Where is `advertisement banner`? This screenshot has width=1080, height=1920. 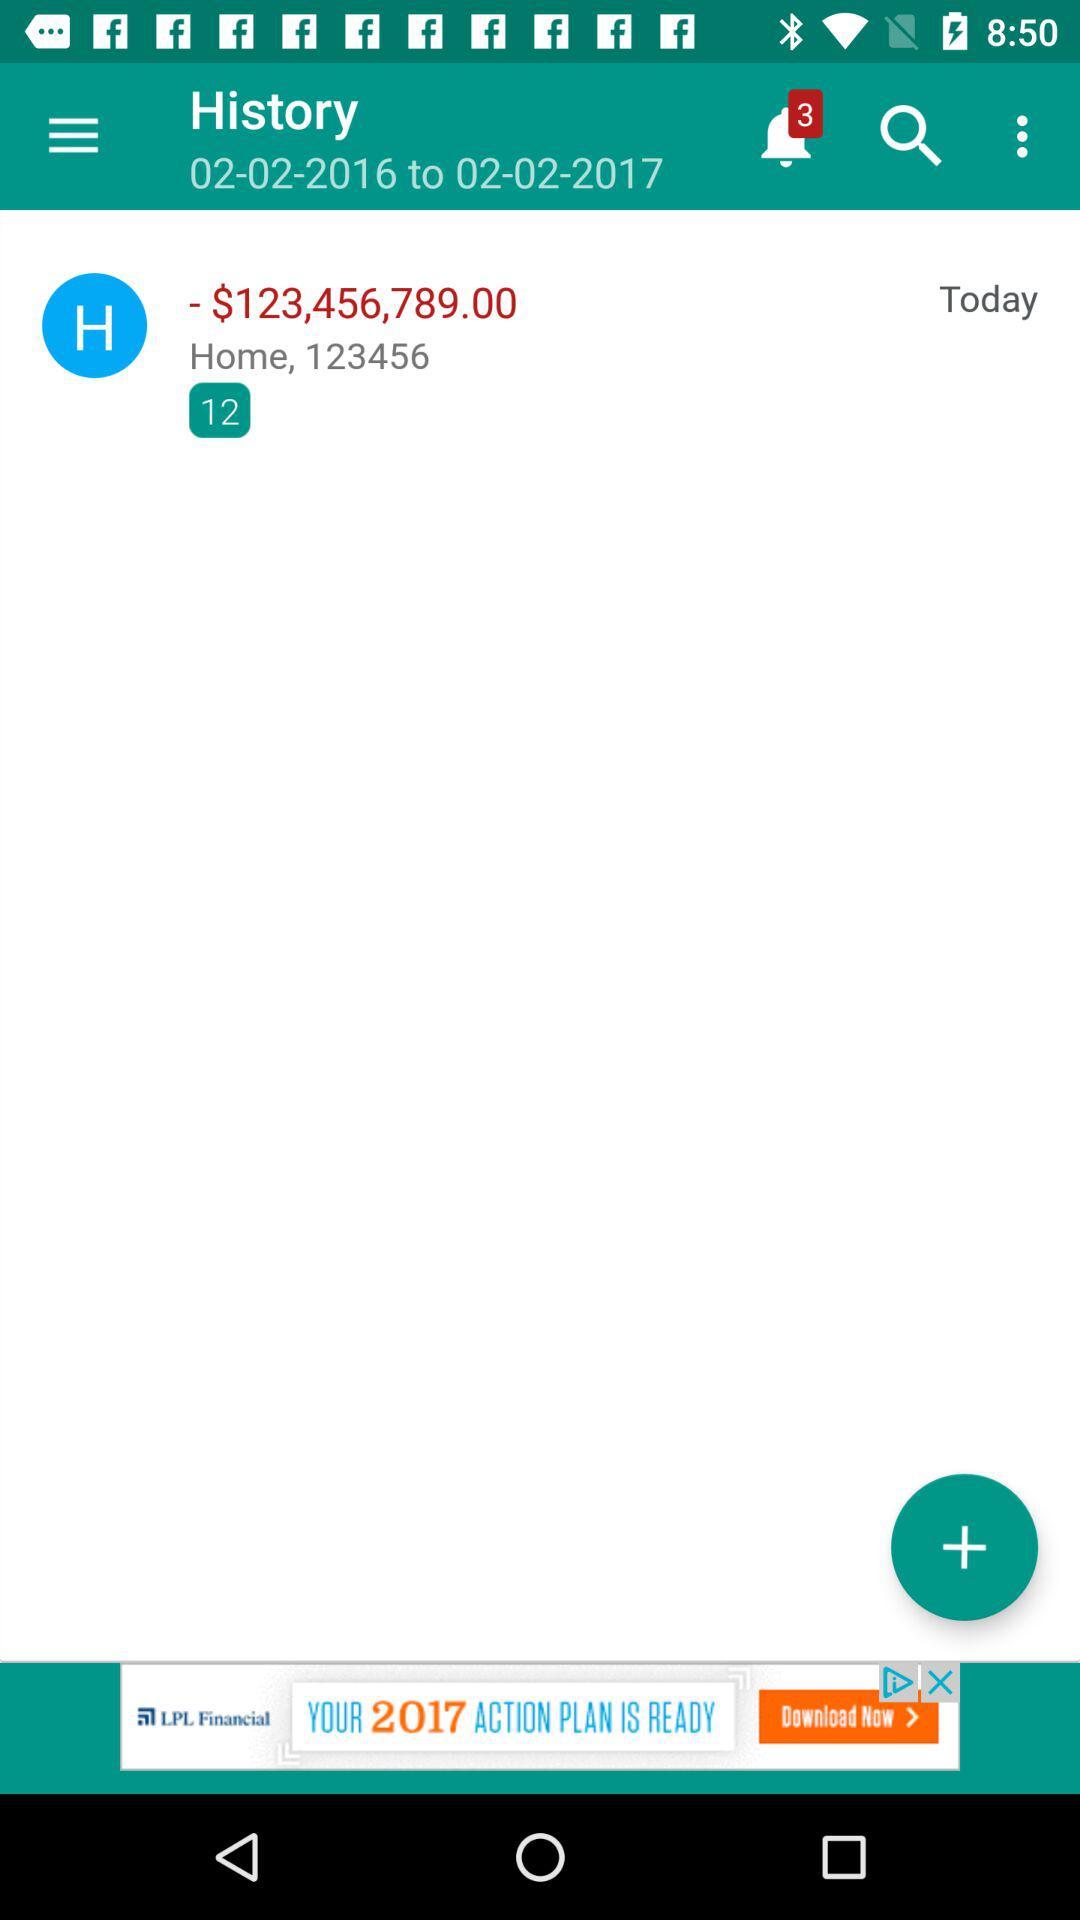
advertisement banner is located at coordinates (540, 1727).